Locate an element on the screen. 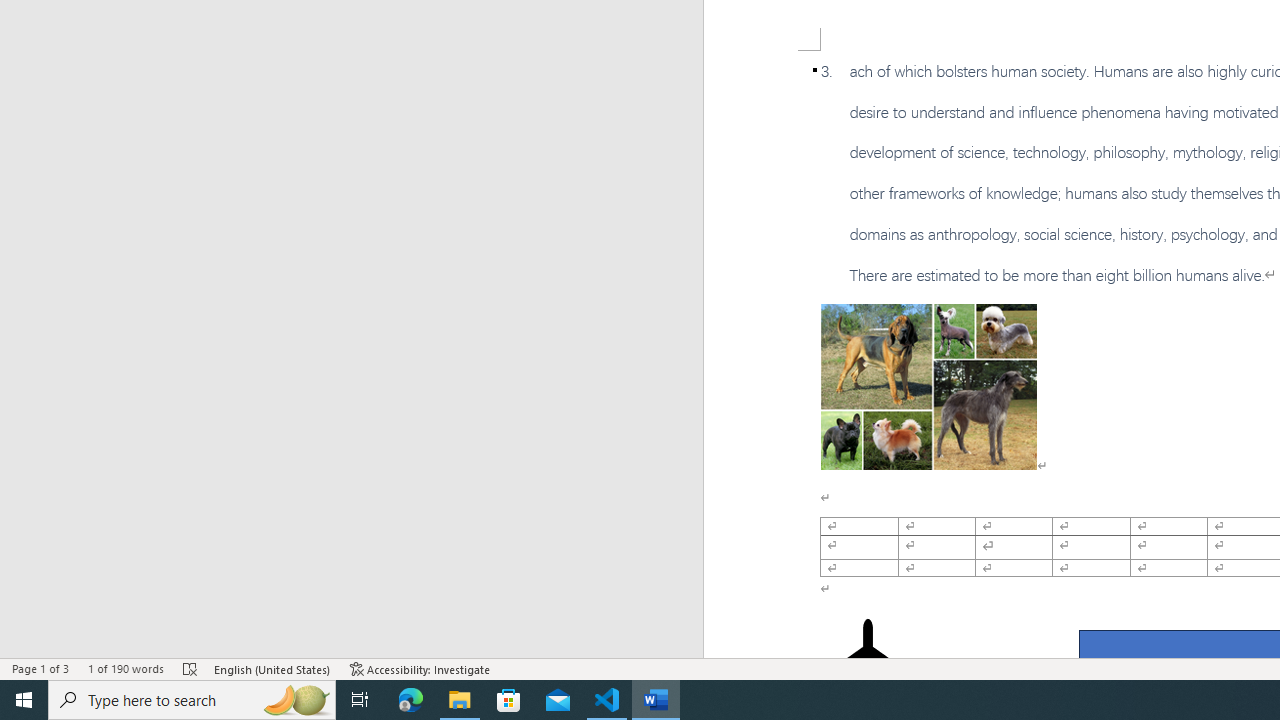 The image size is (1280, 720). 'Airplane with solid fill' is located at coordinates (867, 658).